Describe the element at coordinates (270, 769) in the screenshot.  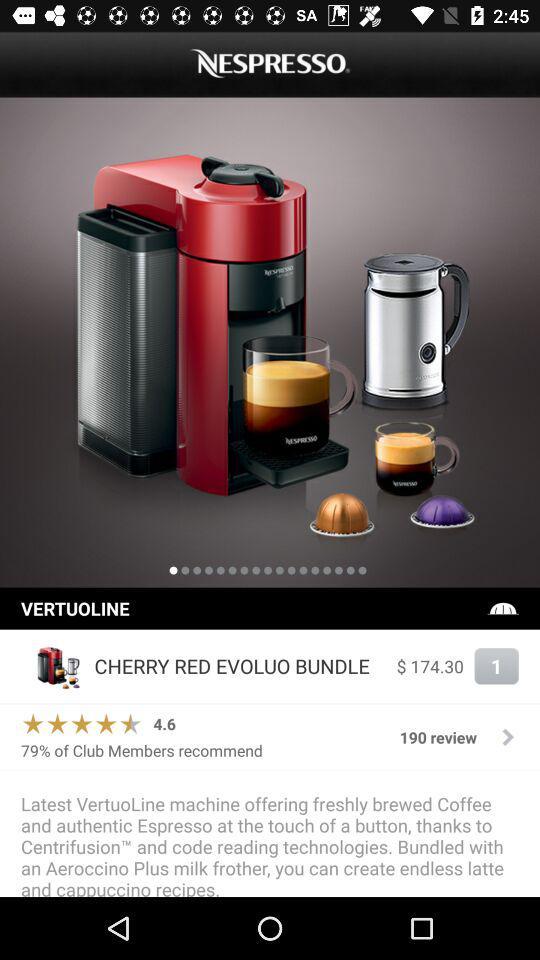
I see `the item above latest vertuoline machine item` at that location.